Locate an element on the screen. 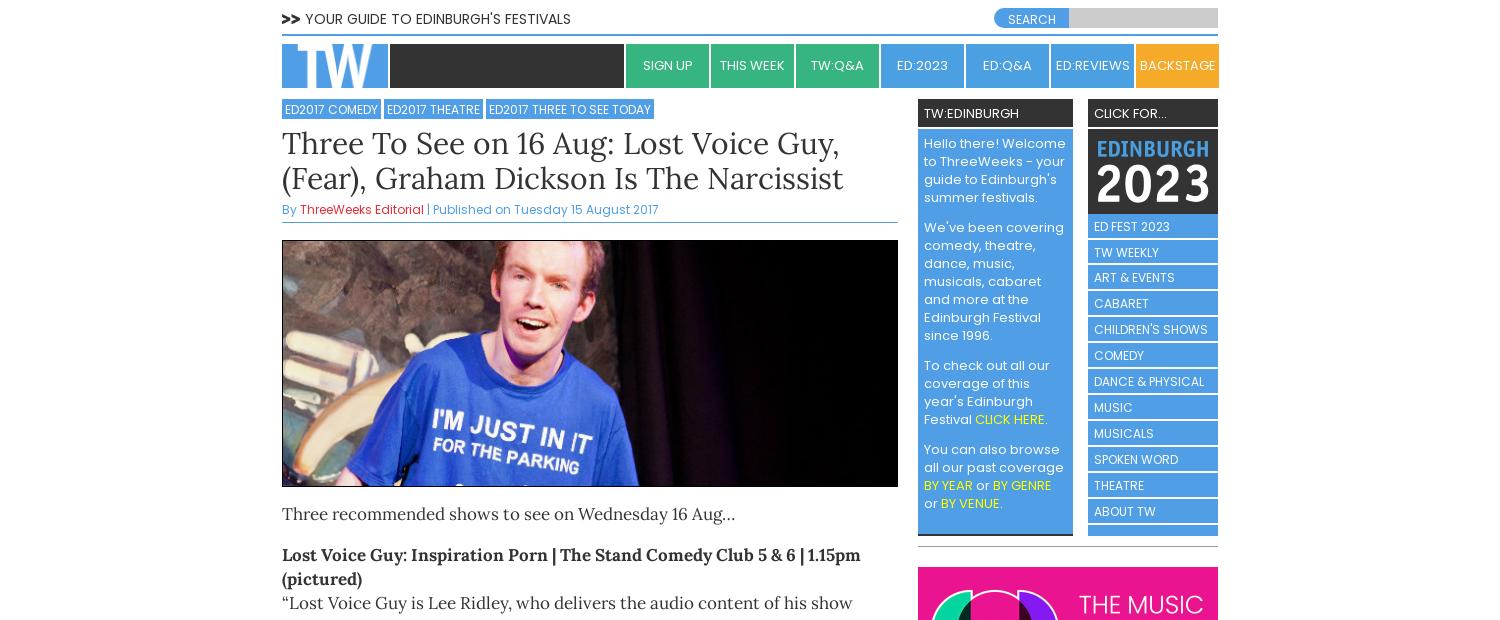 The image size is (1500, 620). 'ED2017 Theatre' is located at coordinates (433, 108).